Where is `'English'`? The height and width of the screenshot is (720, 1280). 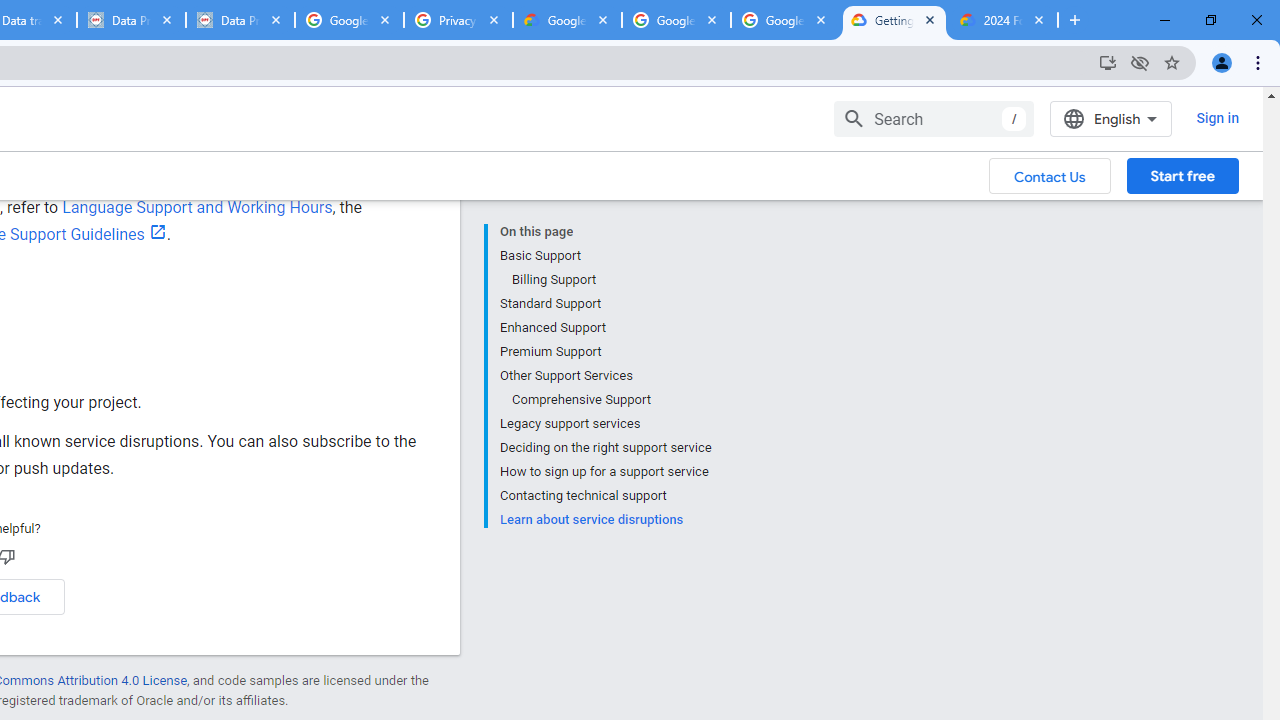
'English' is located at coordinates (1110, 118).